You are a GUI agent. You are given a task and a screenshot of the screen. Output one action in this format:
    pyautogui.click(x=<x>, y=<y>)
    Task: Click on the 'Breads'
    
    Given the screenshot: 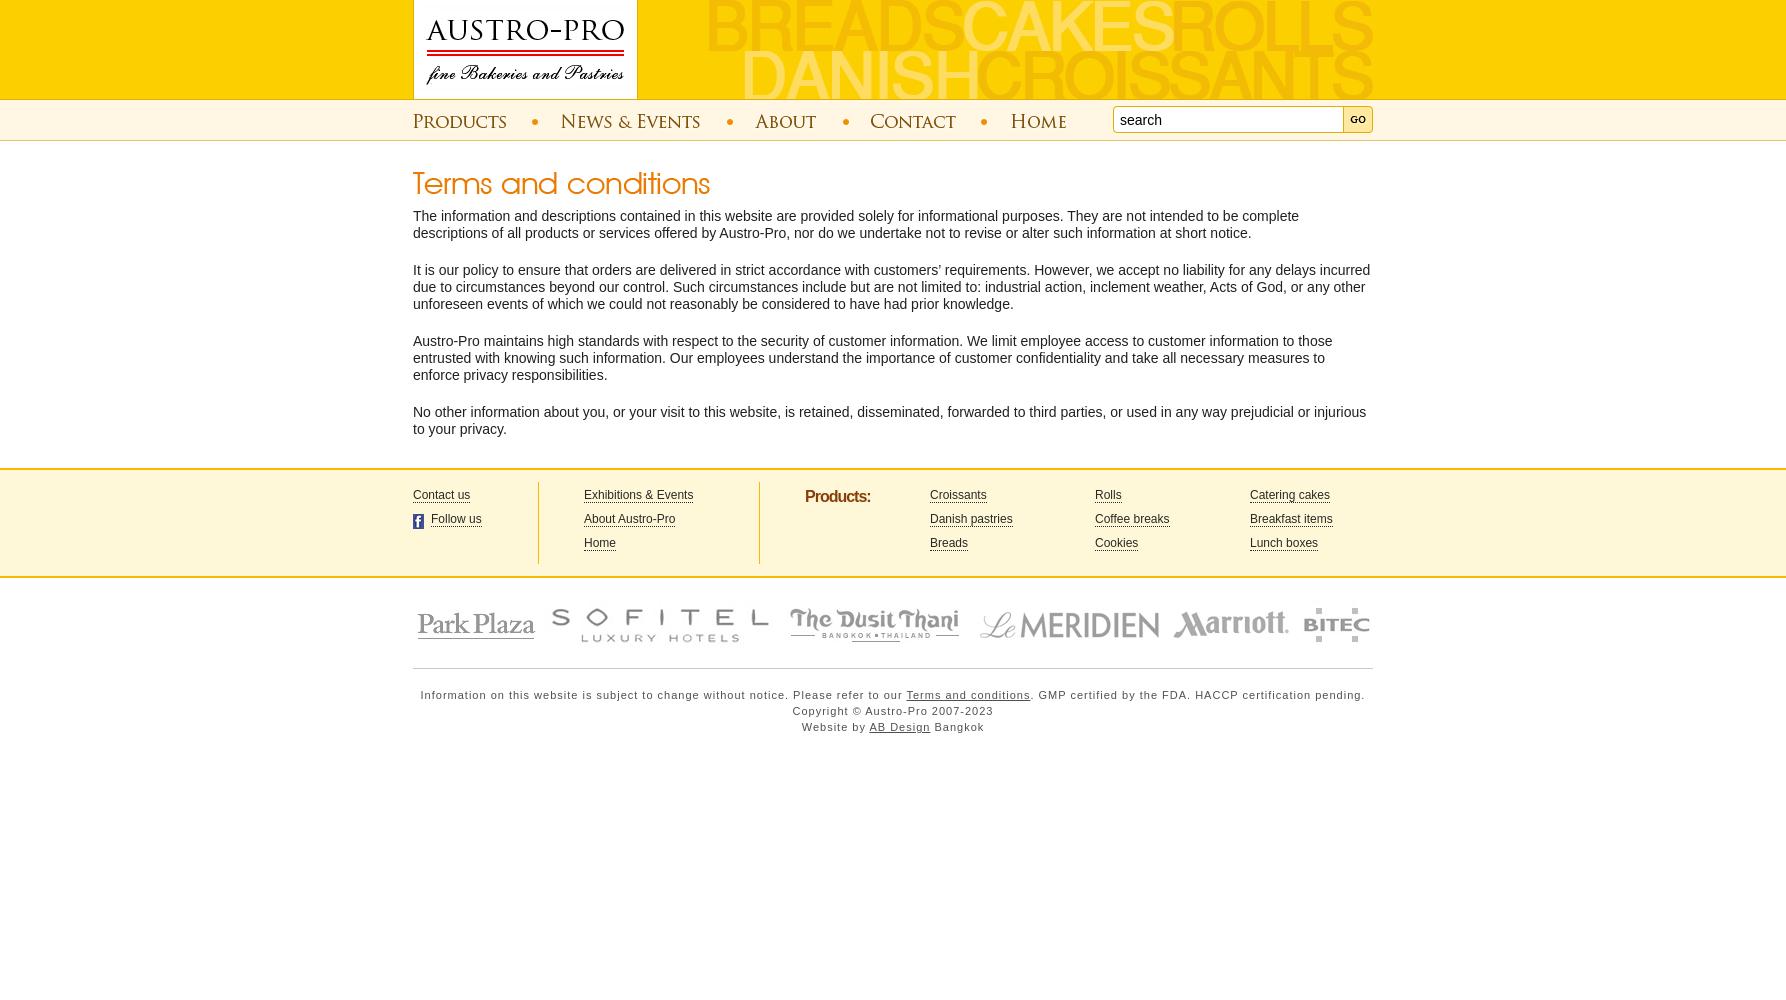 What is the action you would take?
    pyautogui.click(x=949, y=543)
    